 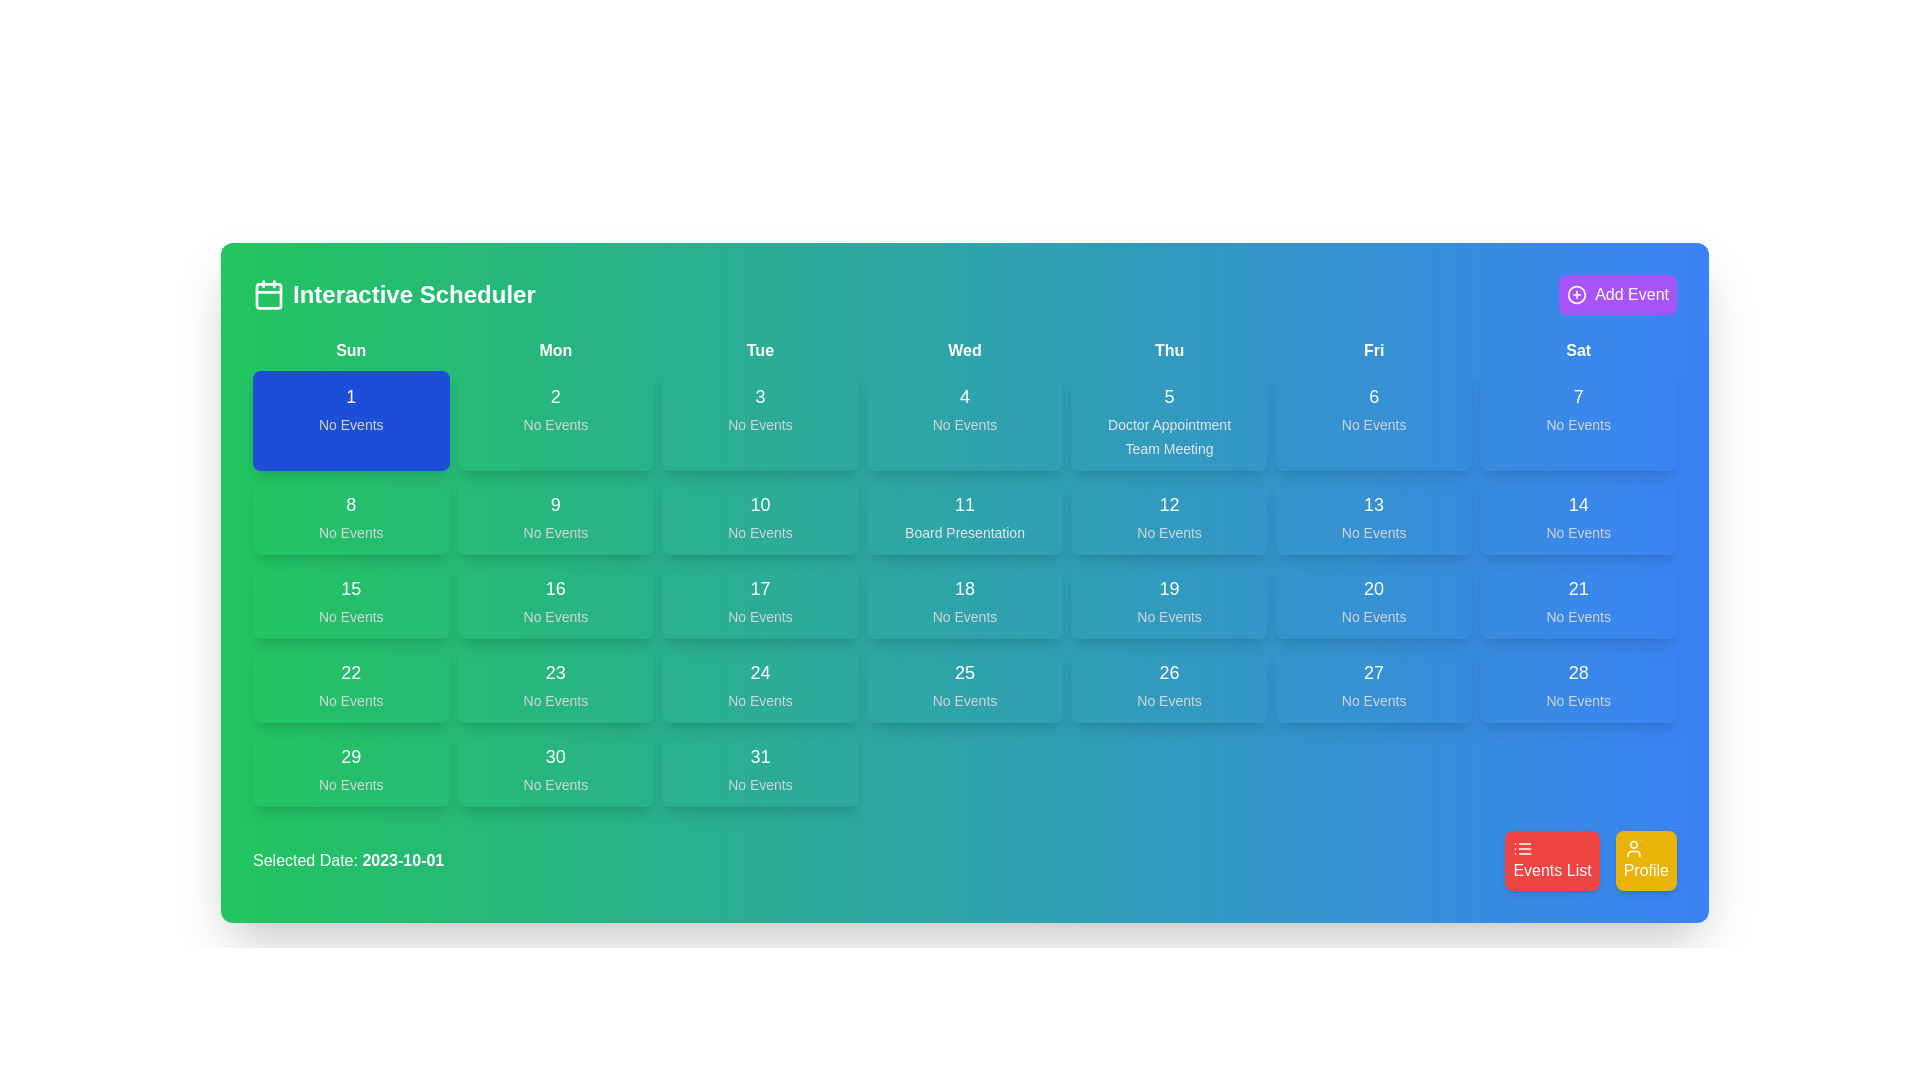 What do you see at coordinates (1169, 531) in the screenshot?
I see `the 'No Events' text label located at the bottom of the card labeled '12' in the fourth column of the weekly calendar grid under the header 'Thu'` at bounding box center [1169, 531].